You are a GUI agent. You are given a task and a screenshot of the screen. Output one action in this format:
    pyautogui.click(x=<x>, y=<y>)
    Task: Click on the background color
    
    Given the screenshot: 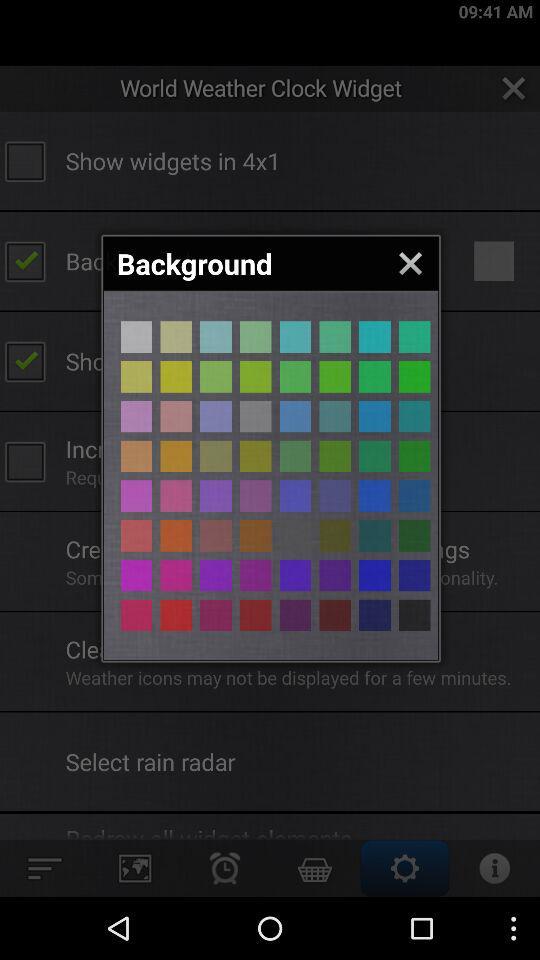 What is the action you would take?
    pyautogui.click(x=215, y=456)
    